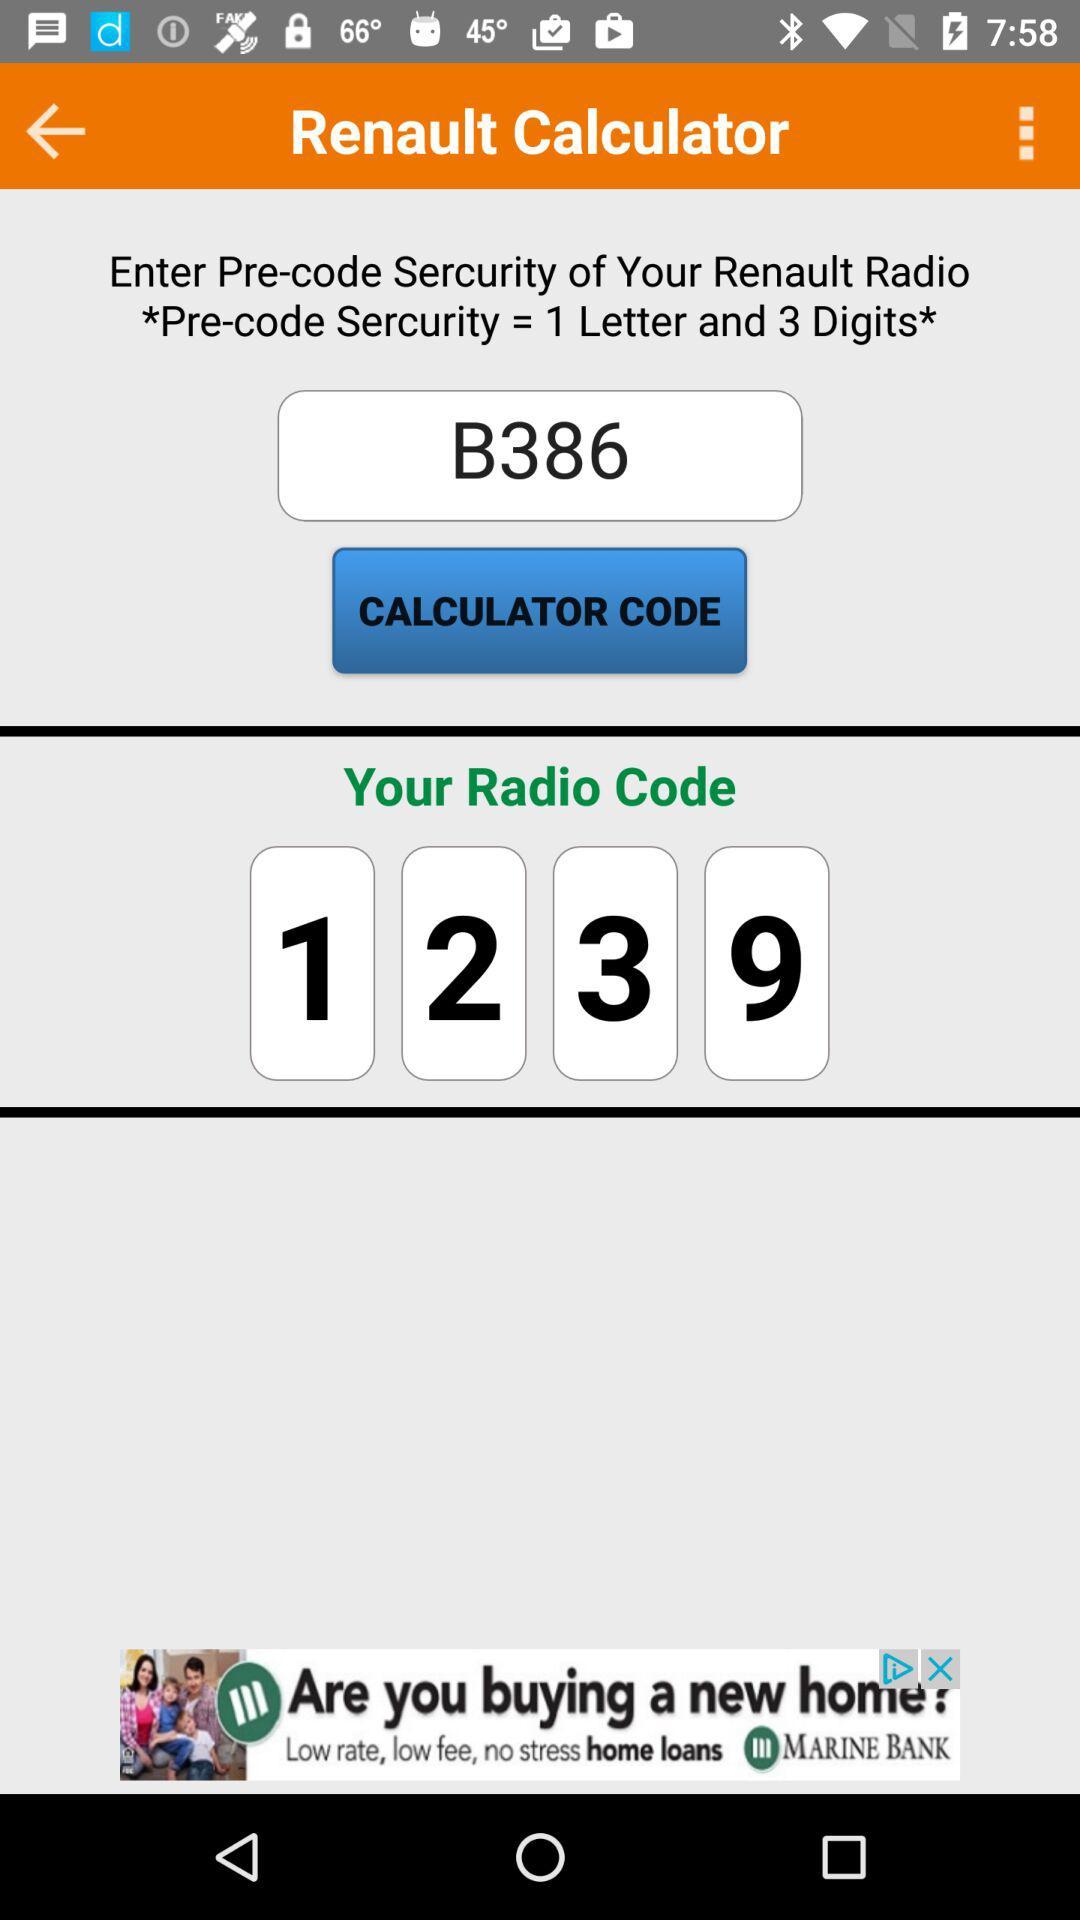  Describe the element at coordinates (540, 454) in the screenshot. I see `the box above calculator code` at that location.